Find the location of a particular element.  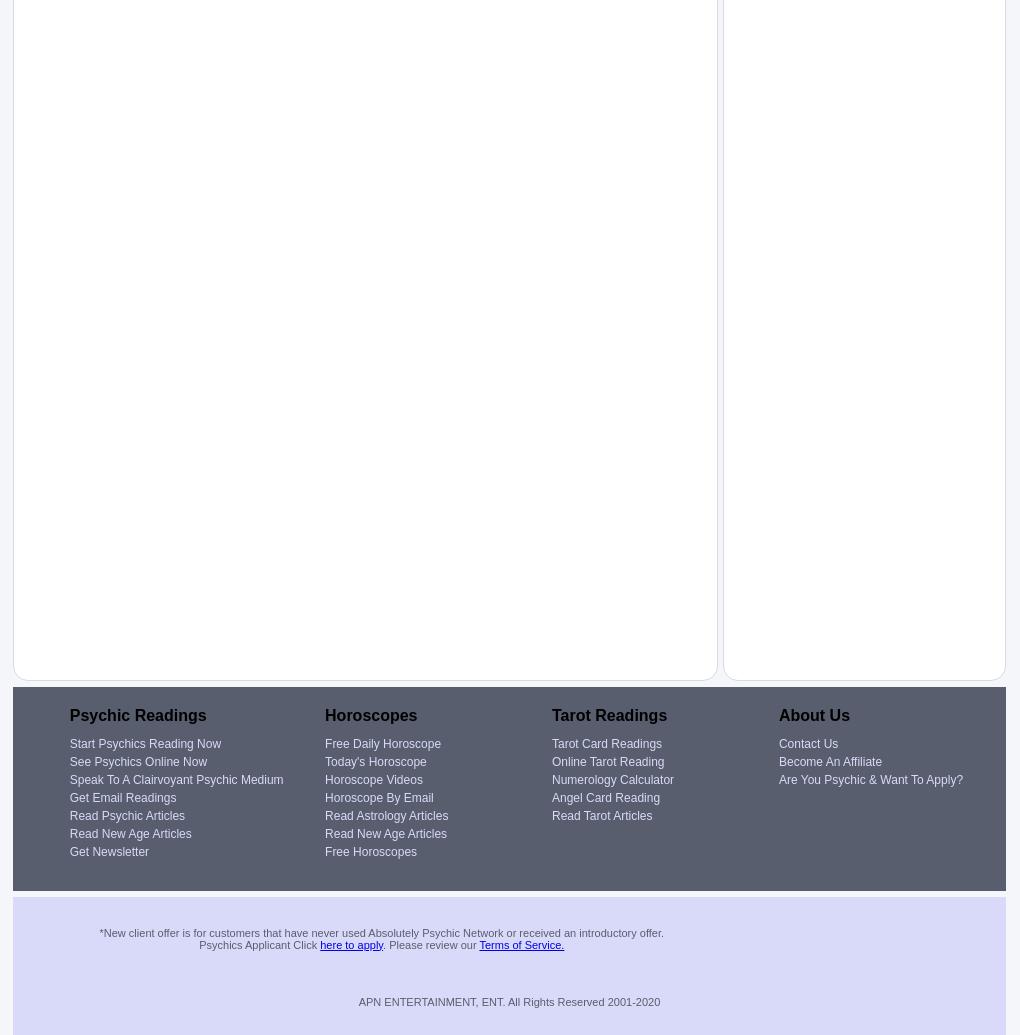

'Speak To A Clairvoyant Psychic Medium' is located at coordinates (174, 778).